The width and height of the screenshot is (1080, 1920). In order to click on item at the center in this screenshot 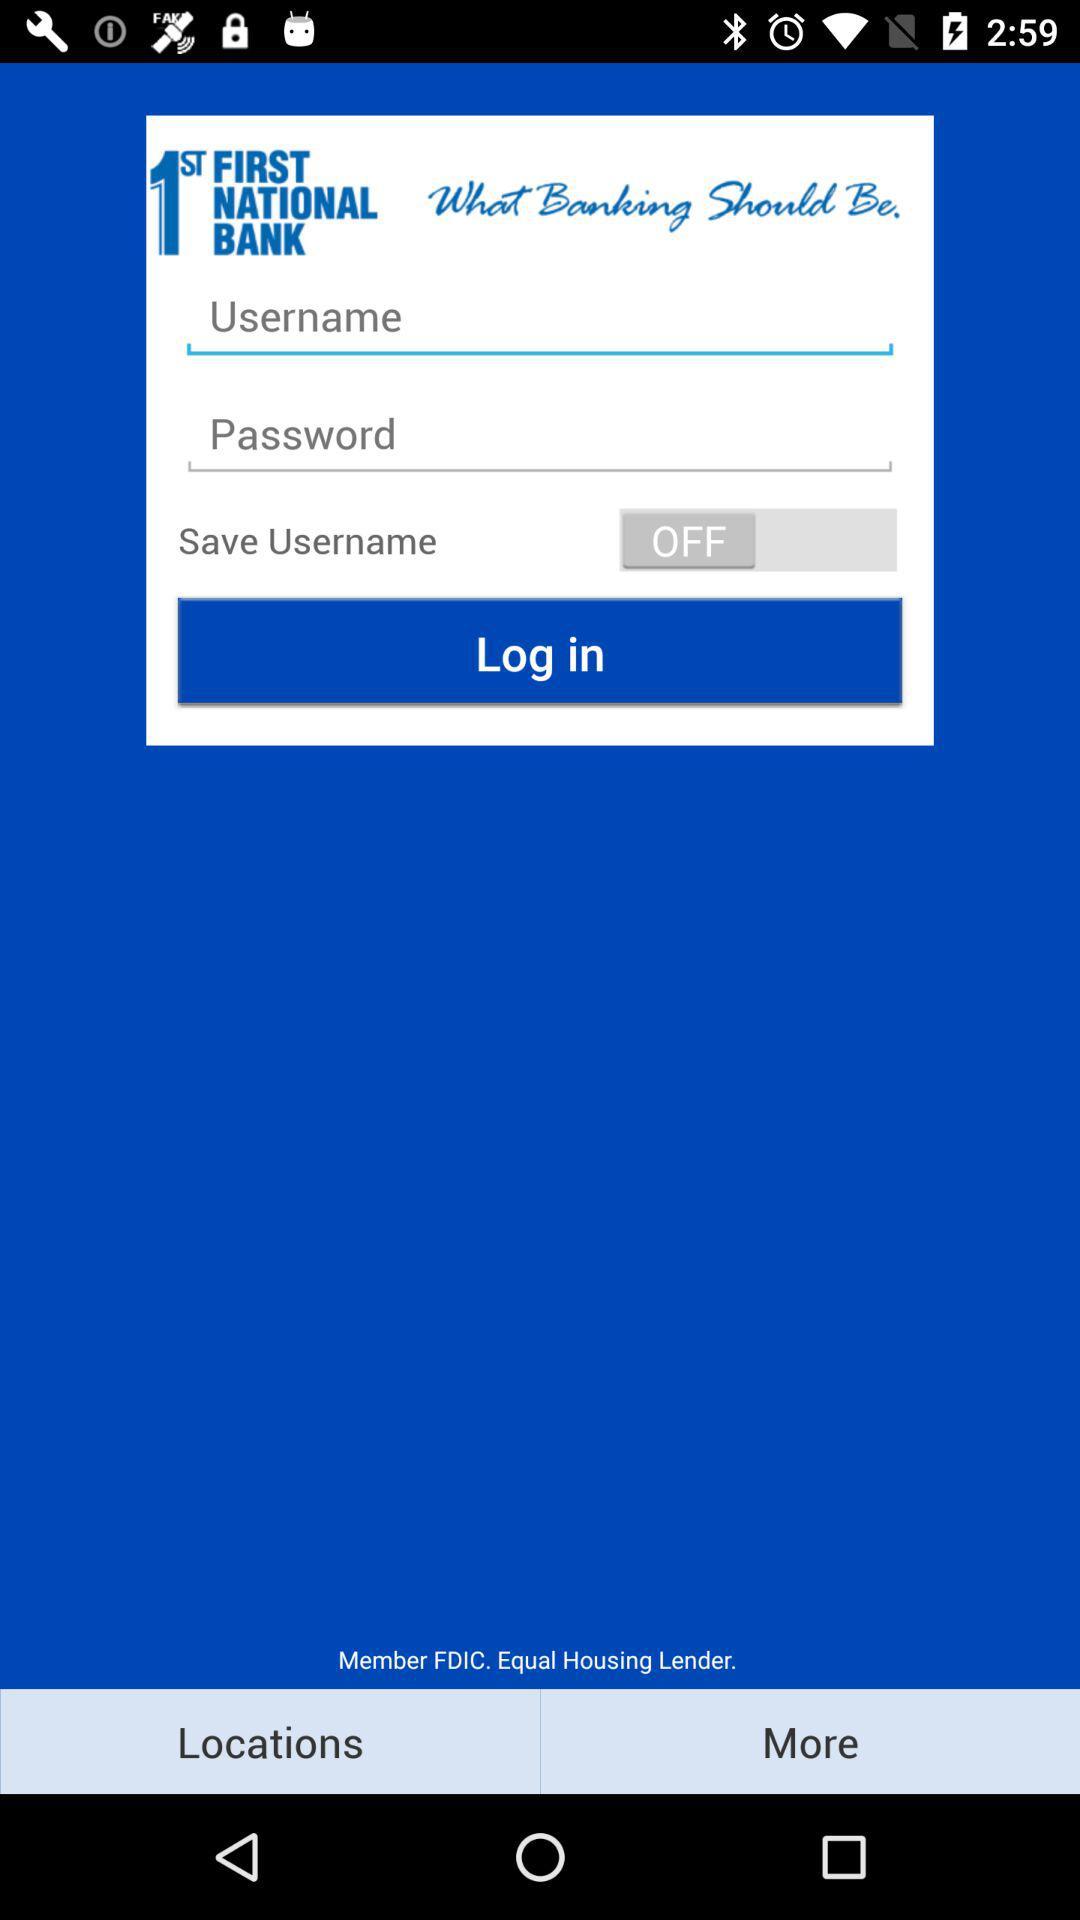, I will do `click(540, 652)`.